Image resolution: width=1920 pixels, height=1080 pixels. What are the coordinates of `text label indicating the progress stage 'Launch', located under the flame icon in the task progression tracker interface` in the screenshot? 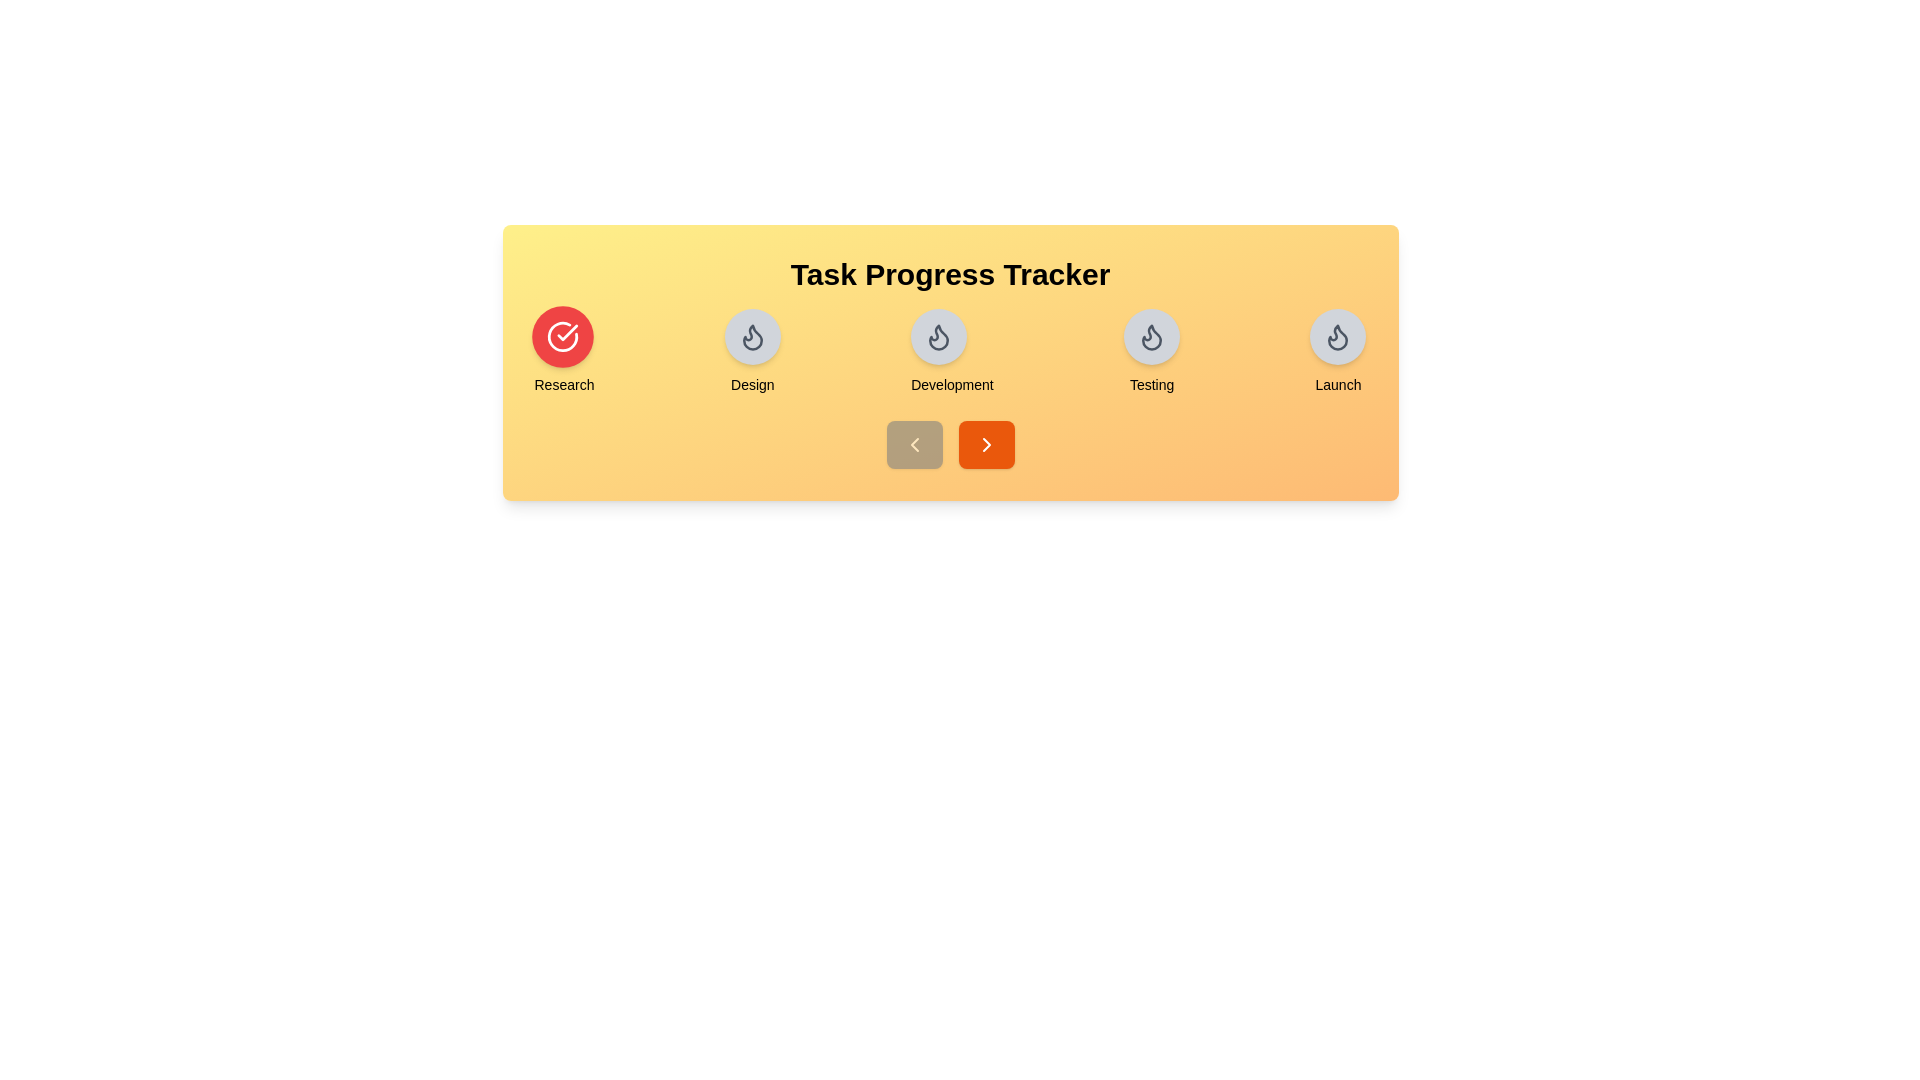 It's located at (1338, 385).